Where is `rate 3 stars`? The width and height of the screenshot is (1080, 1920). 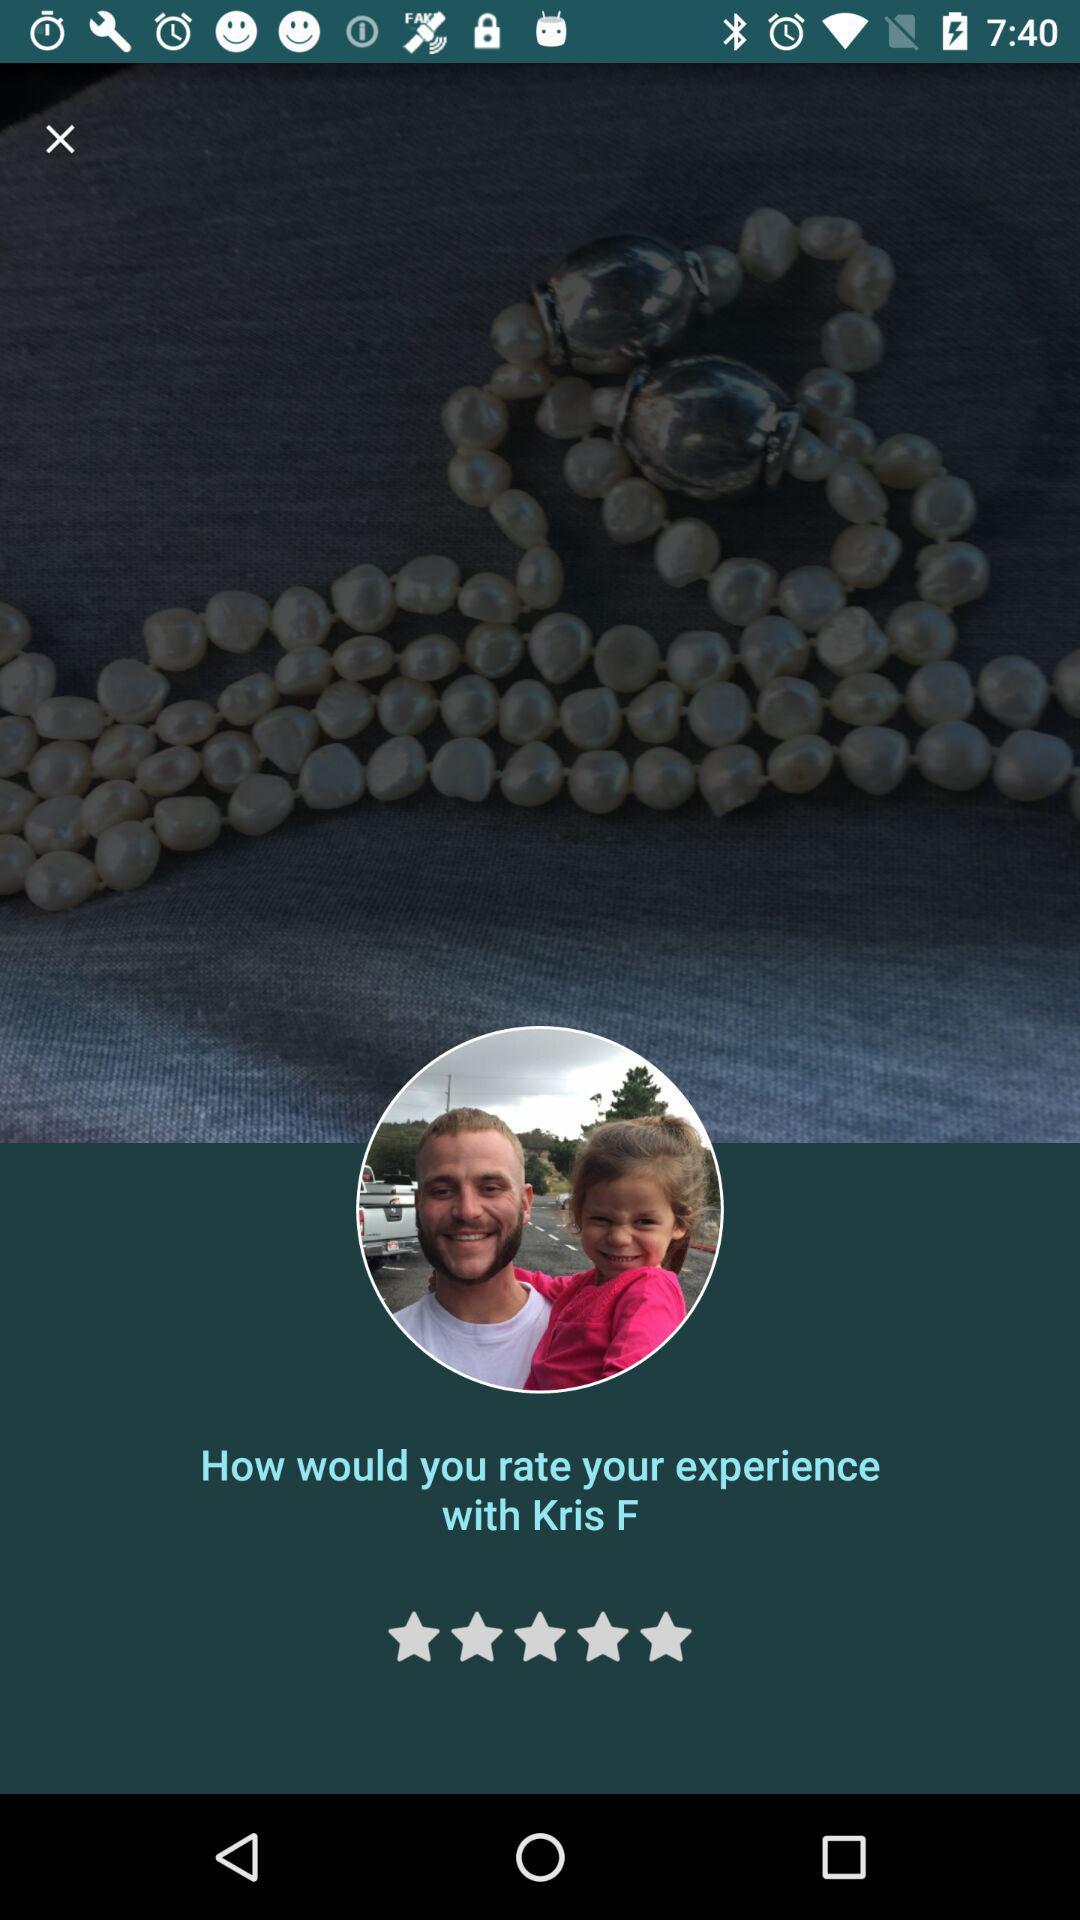
rate 3 stars is located at coordinates (540, 1636).